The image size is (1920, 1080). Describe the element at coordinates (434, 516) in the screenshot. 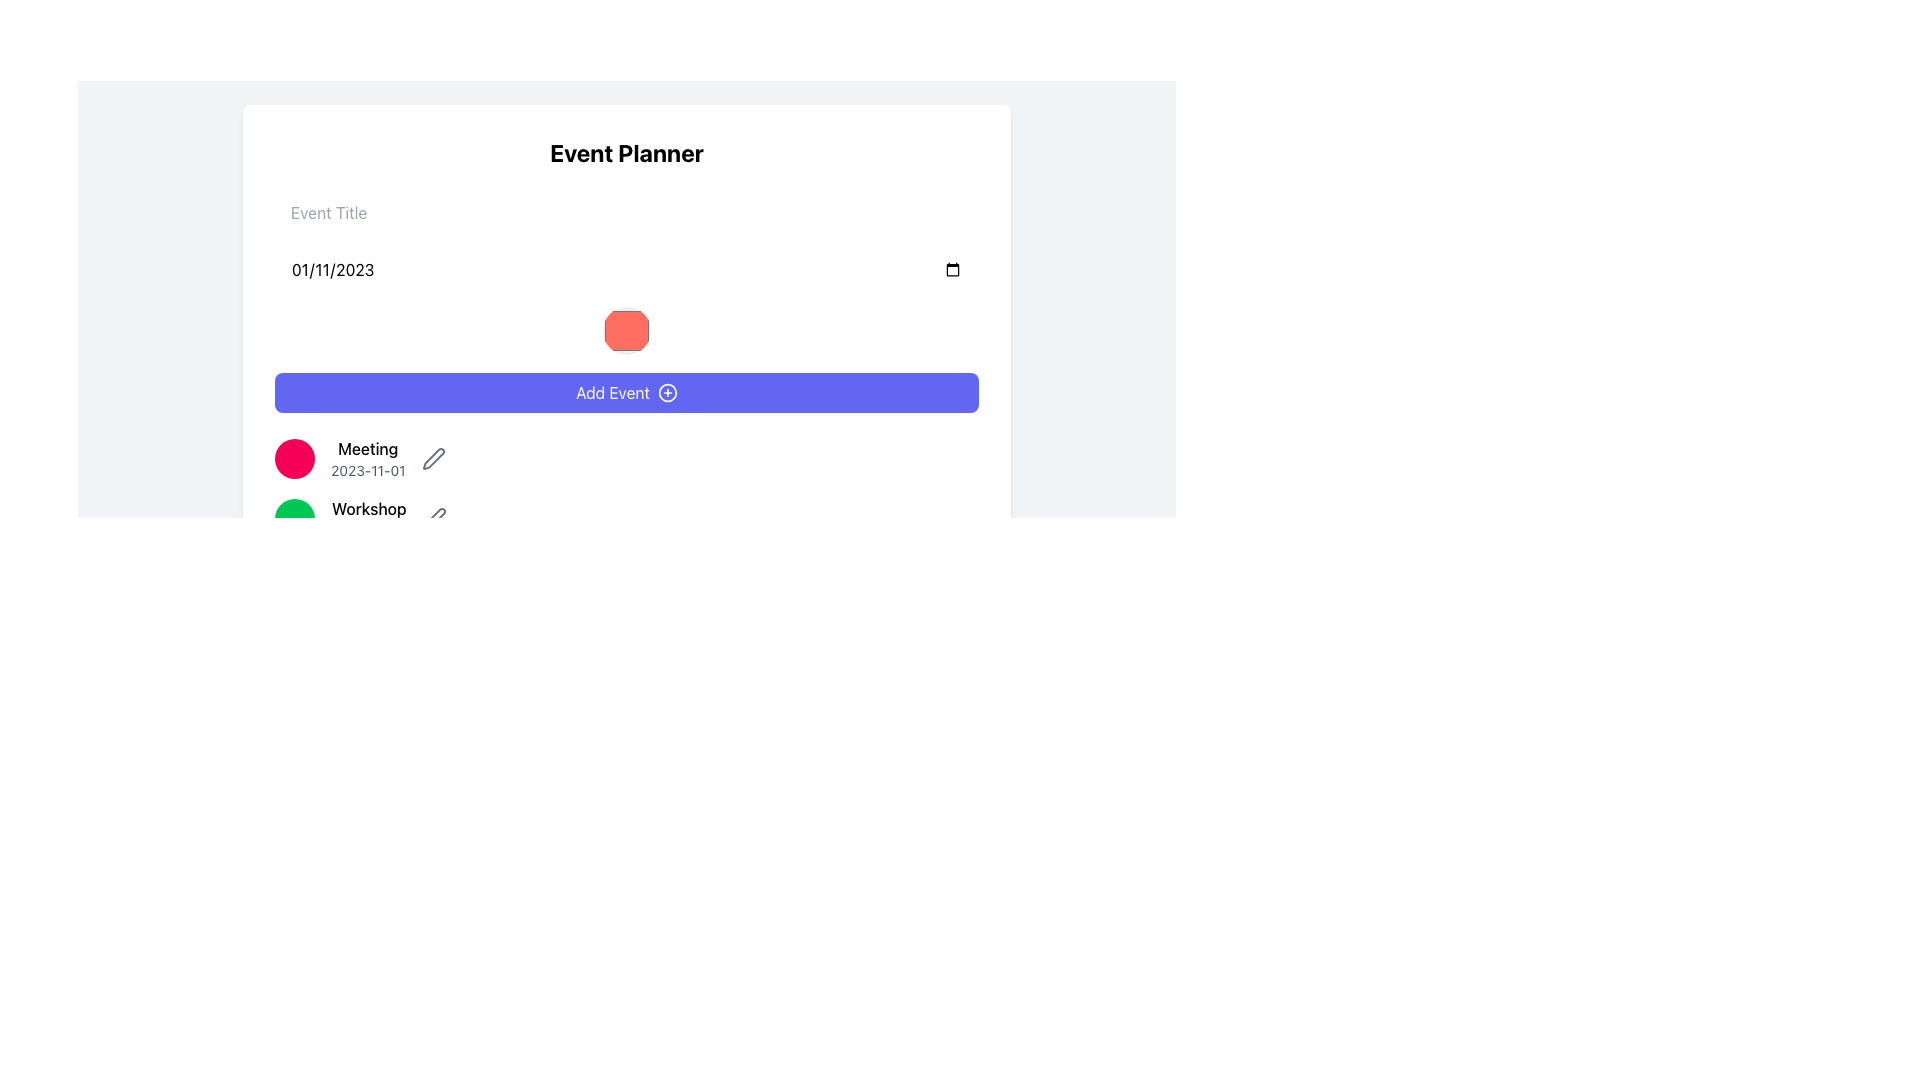

I see `the pen icon located immediately to the right of the 'Meeting' event entry to enter edit mode` at that location.